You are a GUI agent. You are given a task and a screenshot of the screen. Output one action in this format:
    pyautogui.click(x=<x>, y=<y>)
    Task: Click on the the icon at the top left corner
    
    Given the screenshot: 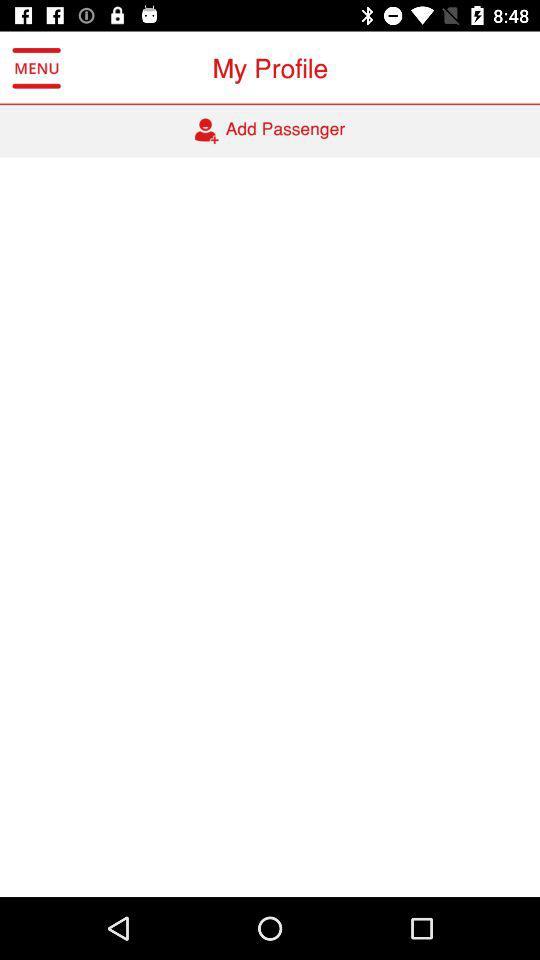 What is the action you would take?
    pyautogui.click(x=36, y=68)
    